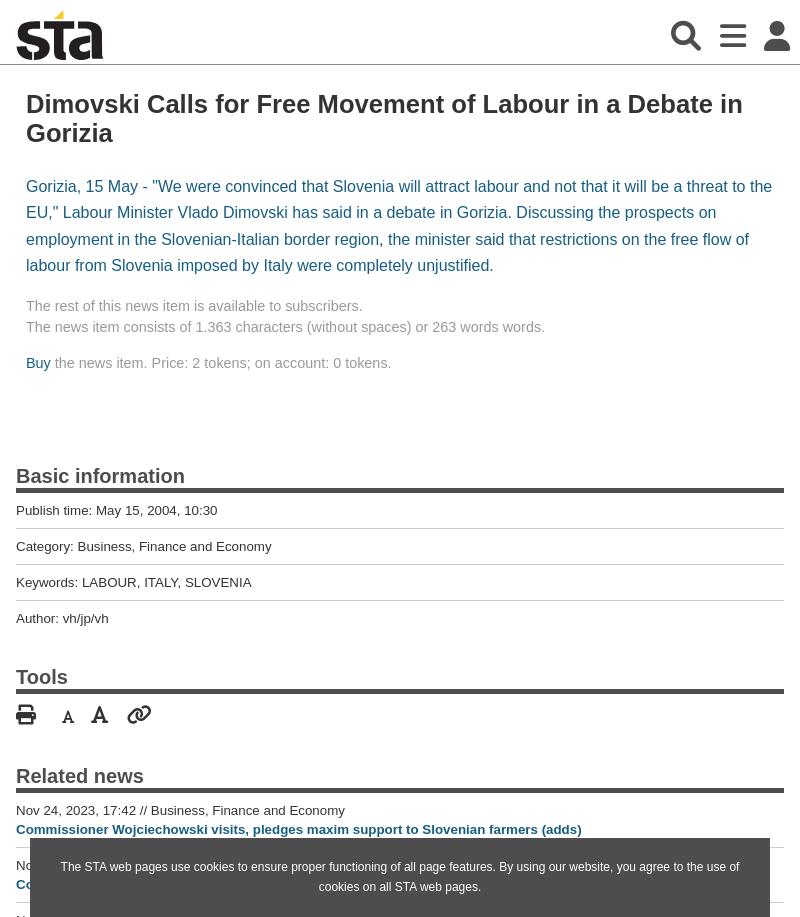  I want to click on 'Category:
            Business, Finance and Economy', so click(143, 545).